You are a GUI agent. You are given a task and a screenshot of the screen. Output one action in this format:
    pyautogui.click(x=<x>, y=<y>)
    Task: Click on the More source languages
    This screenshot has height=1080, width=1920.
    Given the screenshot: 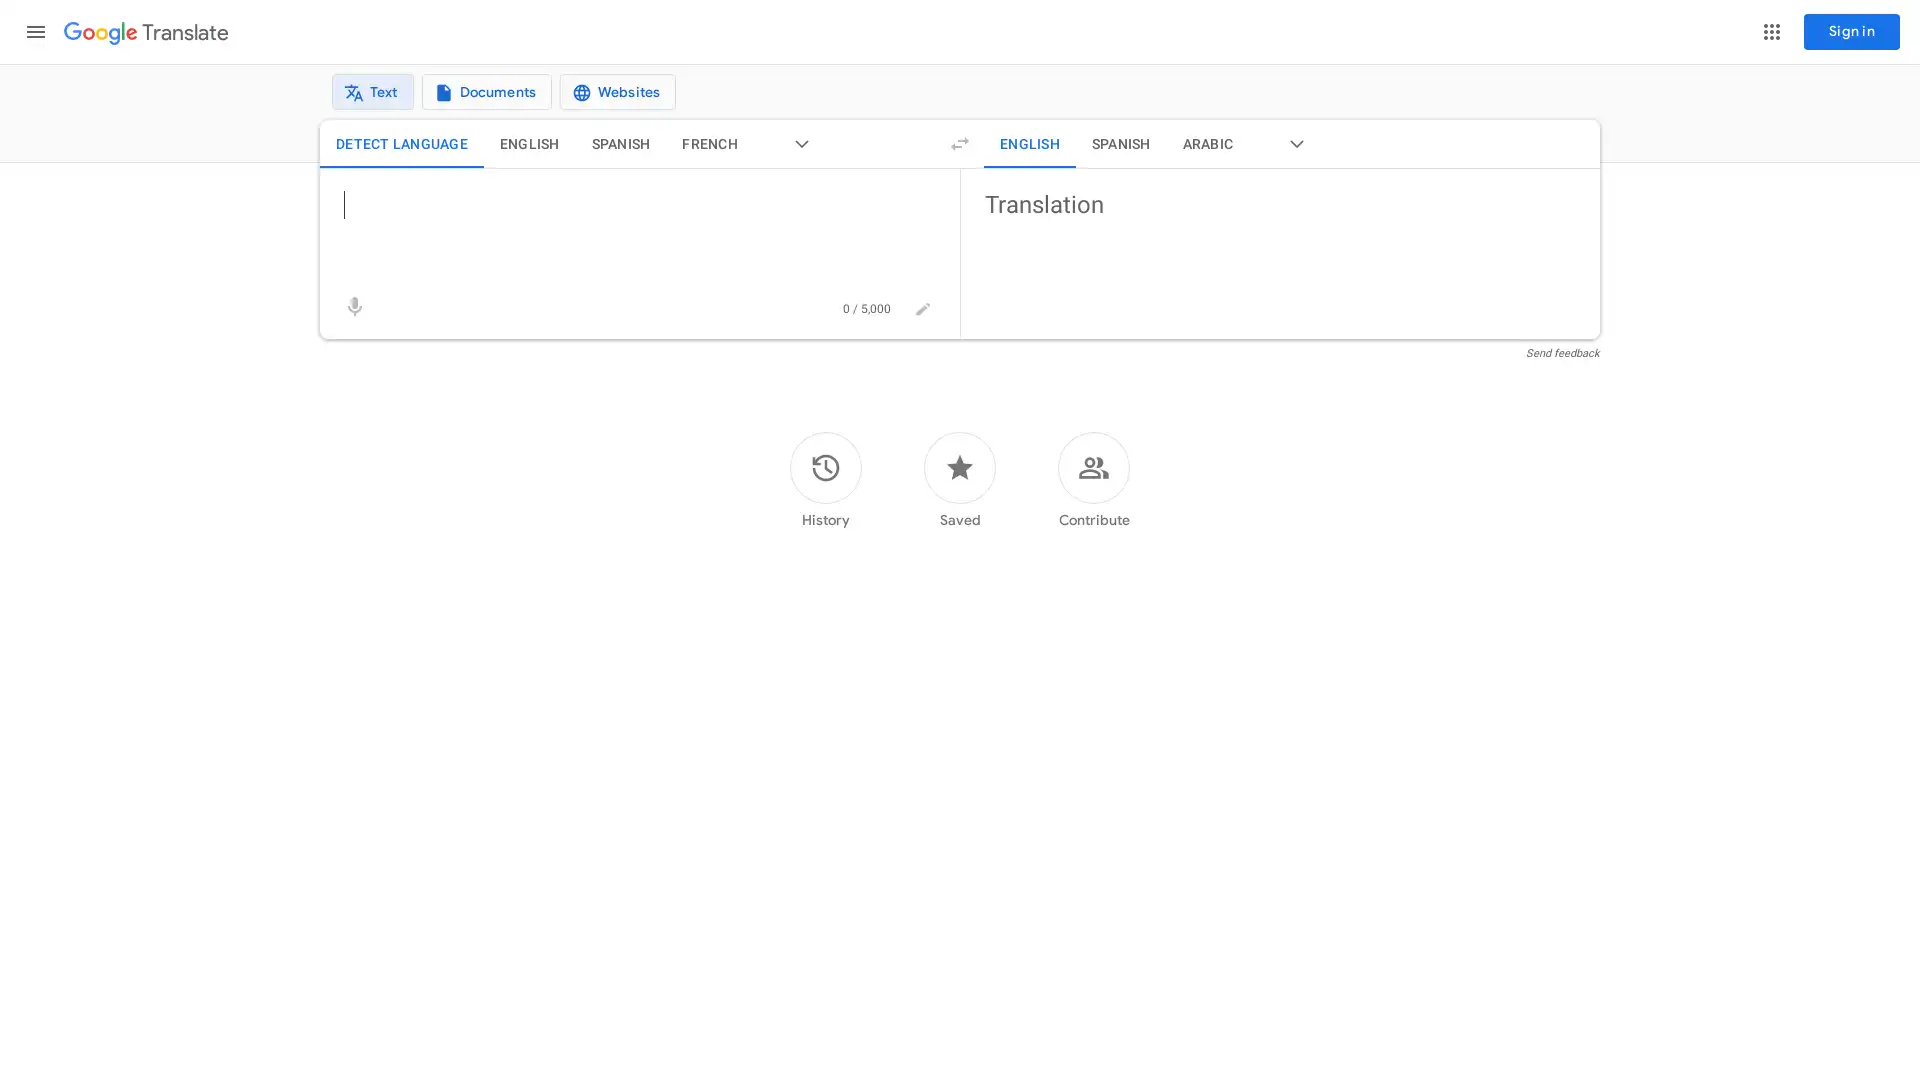 What is the action you would take?
    pyautogui.click(x=801, y=154)
    